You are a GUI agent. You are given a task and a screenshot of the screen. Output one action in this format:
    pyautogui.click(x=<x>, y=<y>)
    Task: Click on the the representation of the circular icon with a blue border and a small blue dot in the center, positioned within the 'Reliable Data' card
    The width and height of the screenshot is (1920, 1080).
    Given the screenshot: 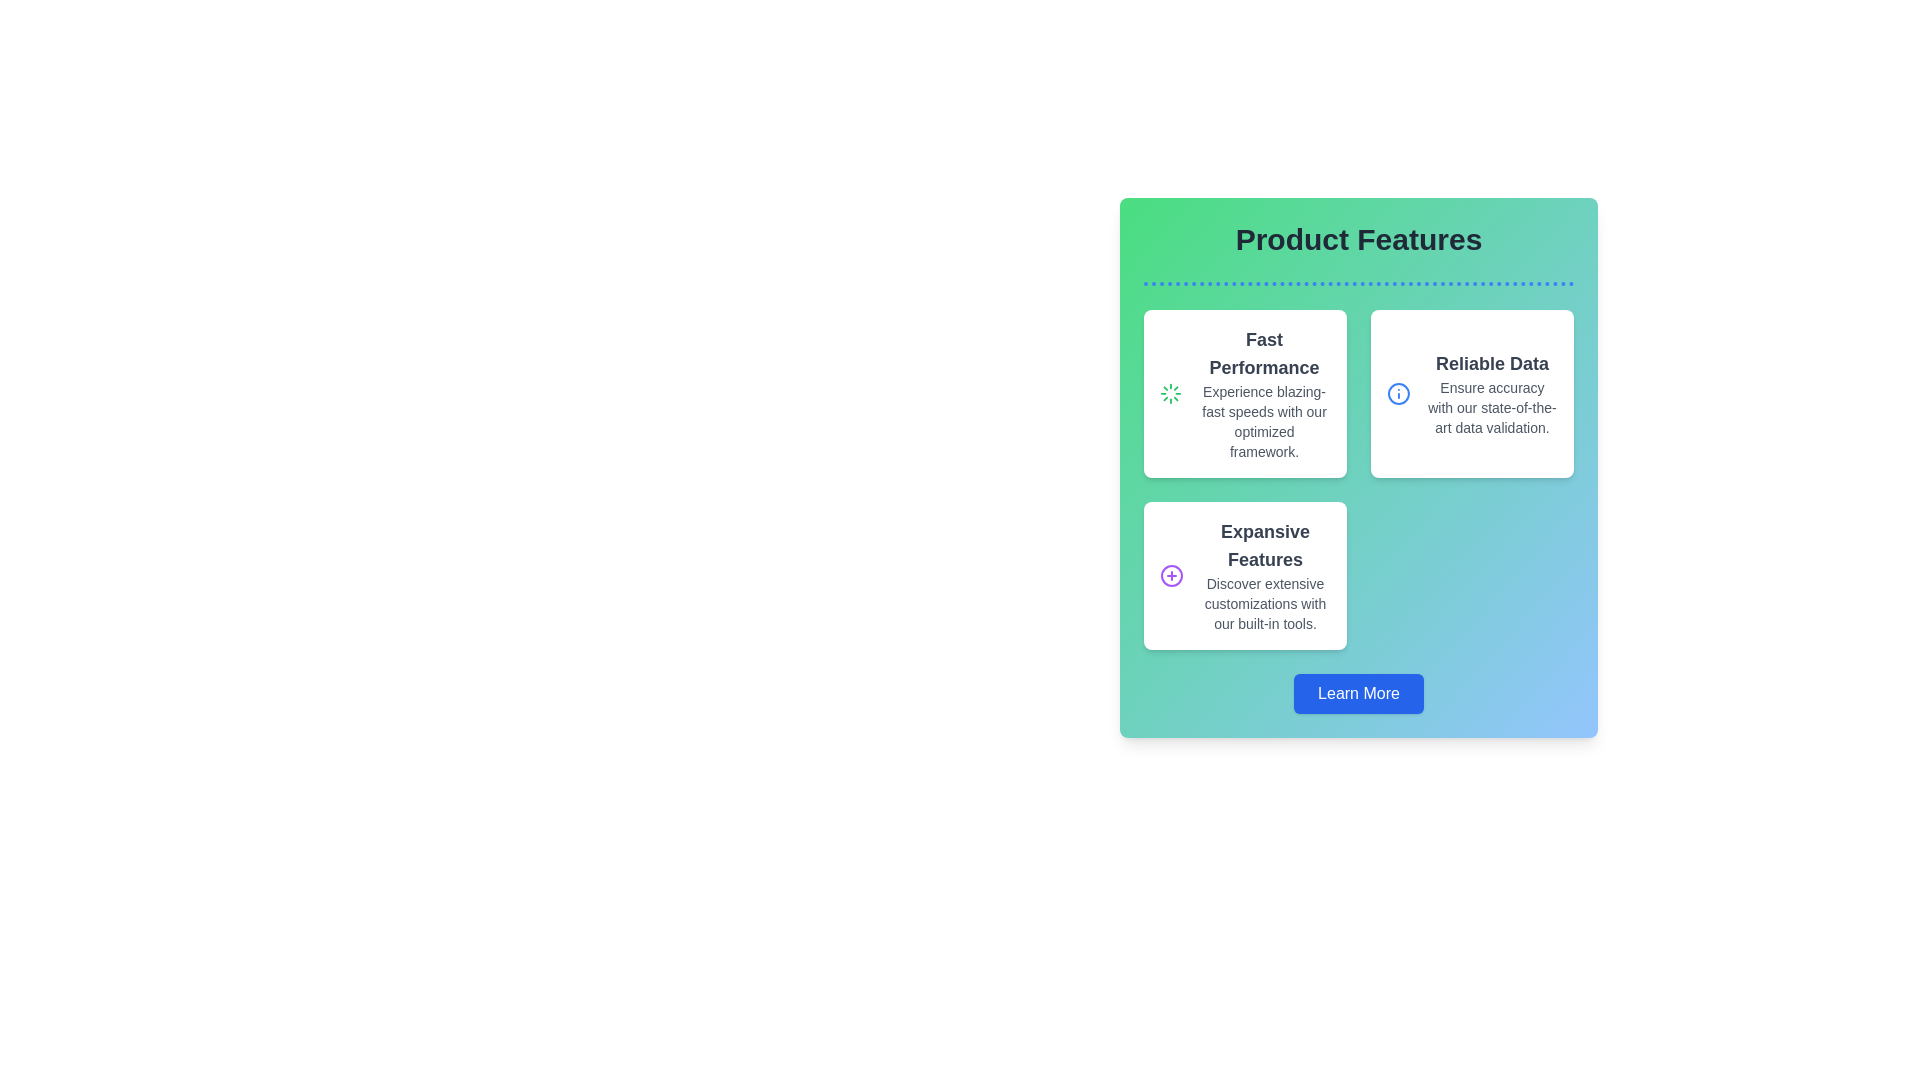 What is the action you would take?
    pyautogui.click(x=1397, y=393)
    